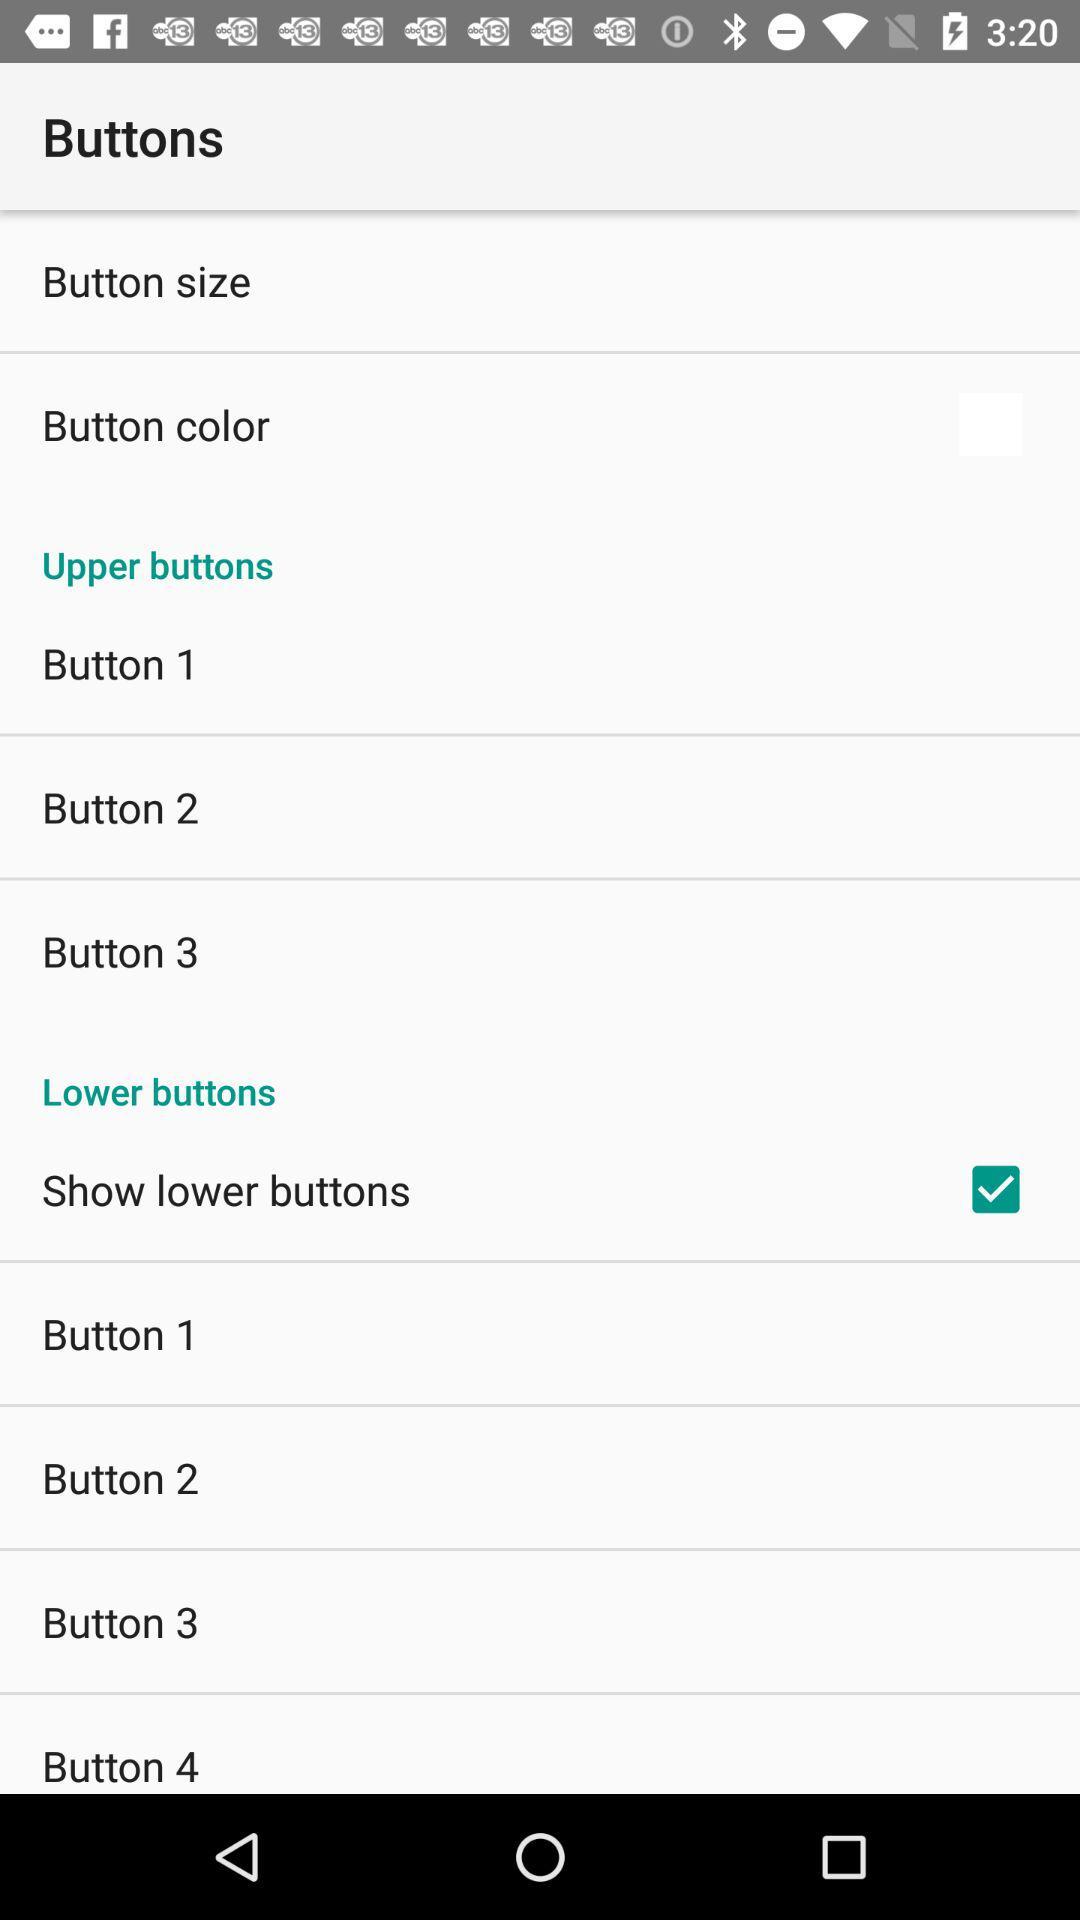  Describe the element at coordinates (540, 543) in the screenshot. I see `item above the button 1 icon` at that location.